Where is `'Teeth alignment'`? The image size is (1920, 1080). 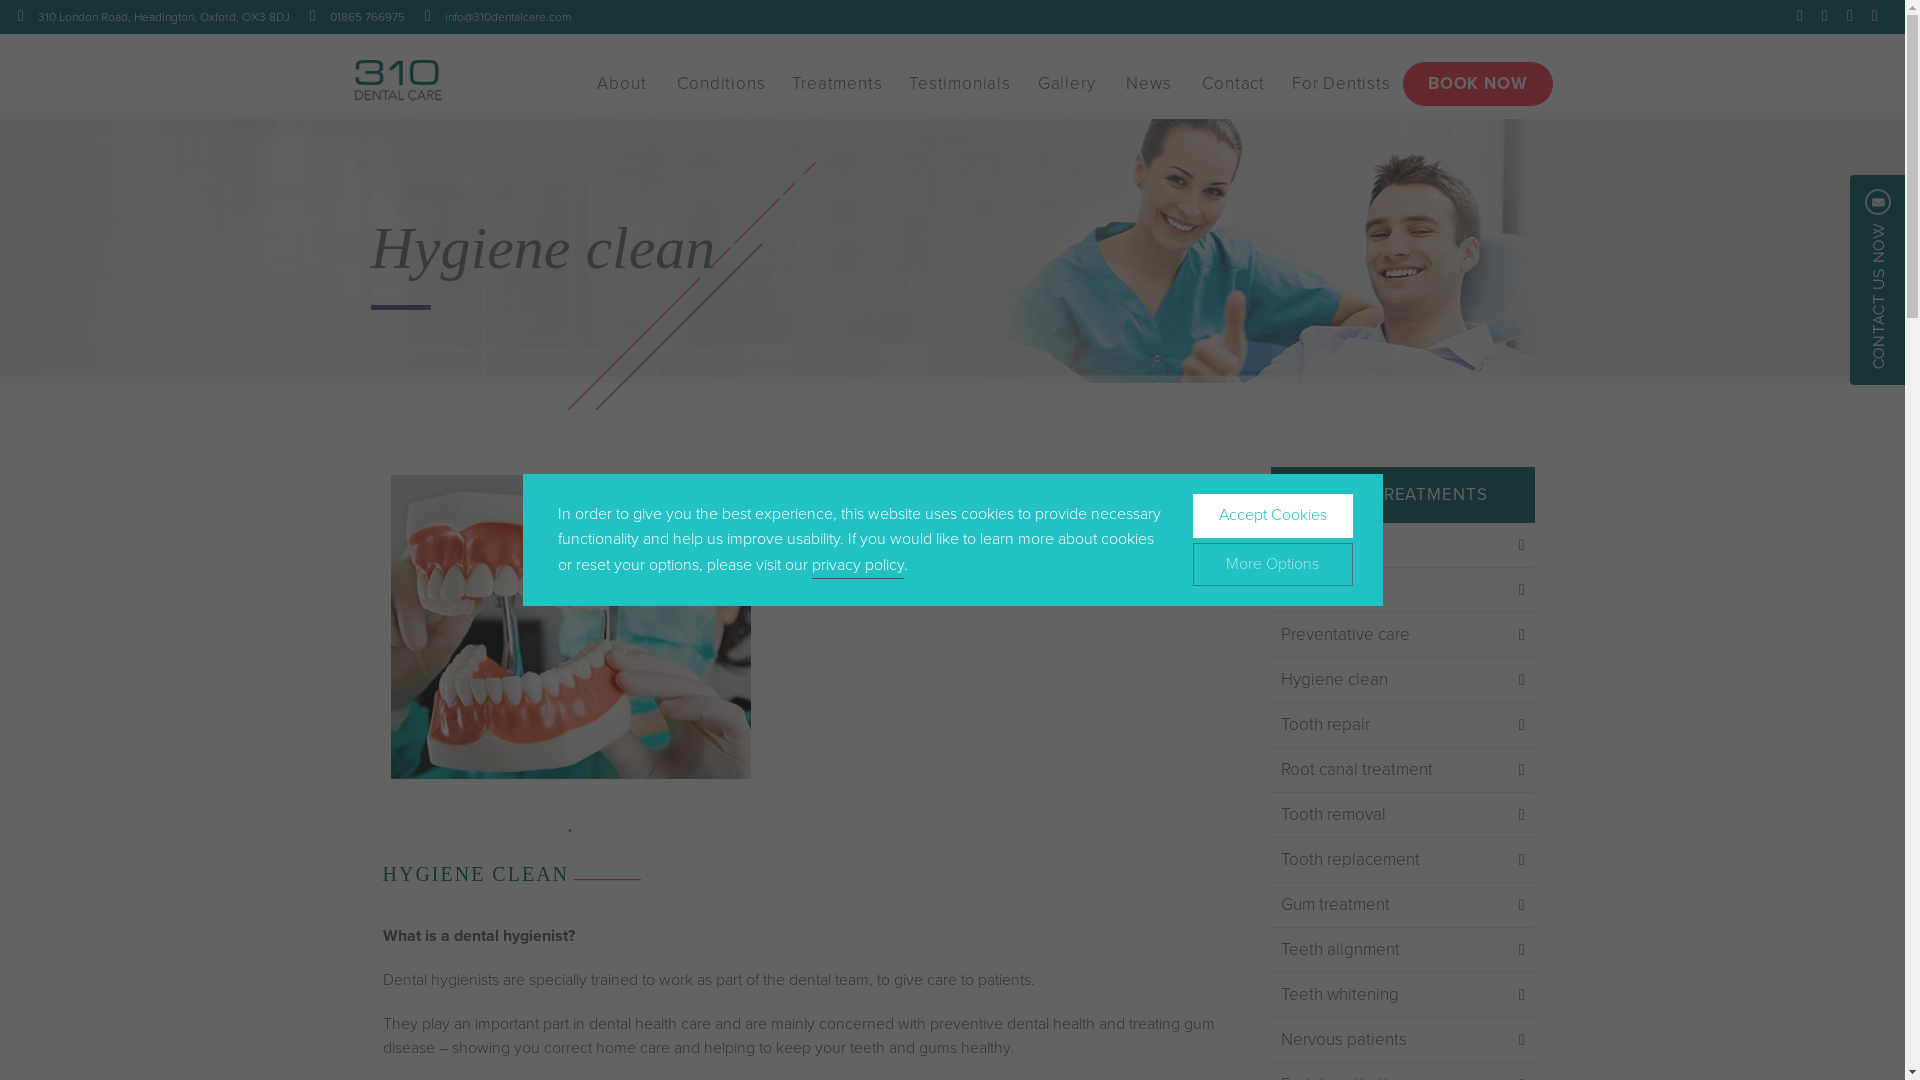
'Teeth alignment' is located at coordinates (1400, 949).